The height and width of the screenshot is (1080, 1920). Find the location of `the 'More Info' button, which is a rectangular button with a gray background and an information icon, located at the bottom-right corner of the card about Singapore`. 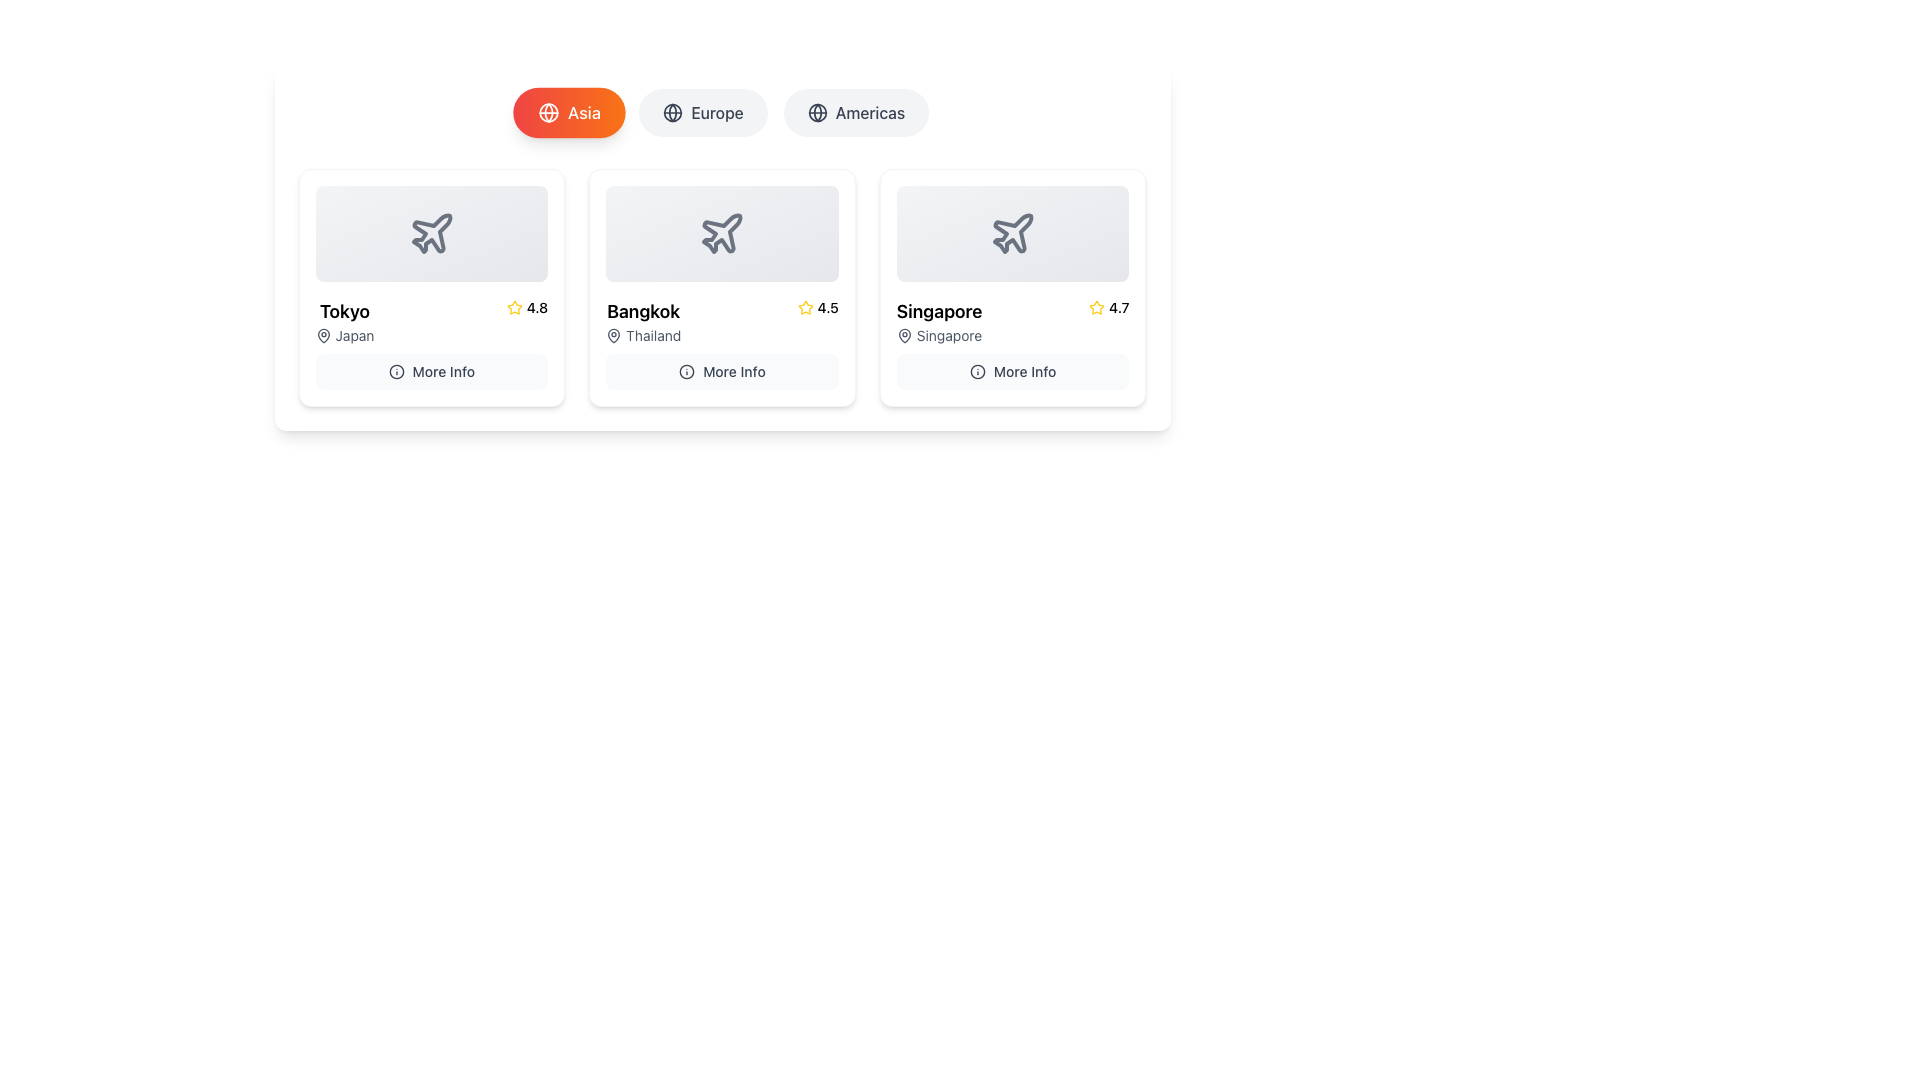

the 'More Info' button, which is a rectangular button with a gray background and an information icon, located at the bottom-right corner of the card about Singapore is located at coordinates (1013, 371).